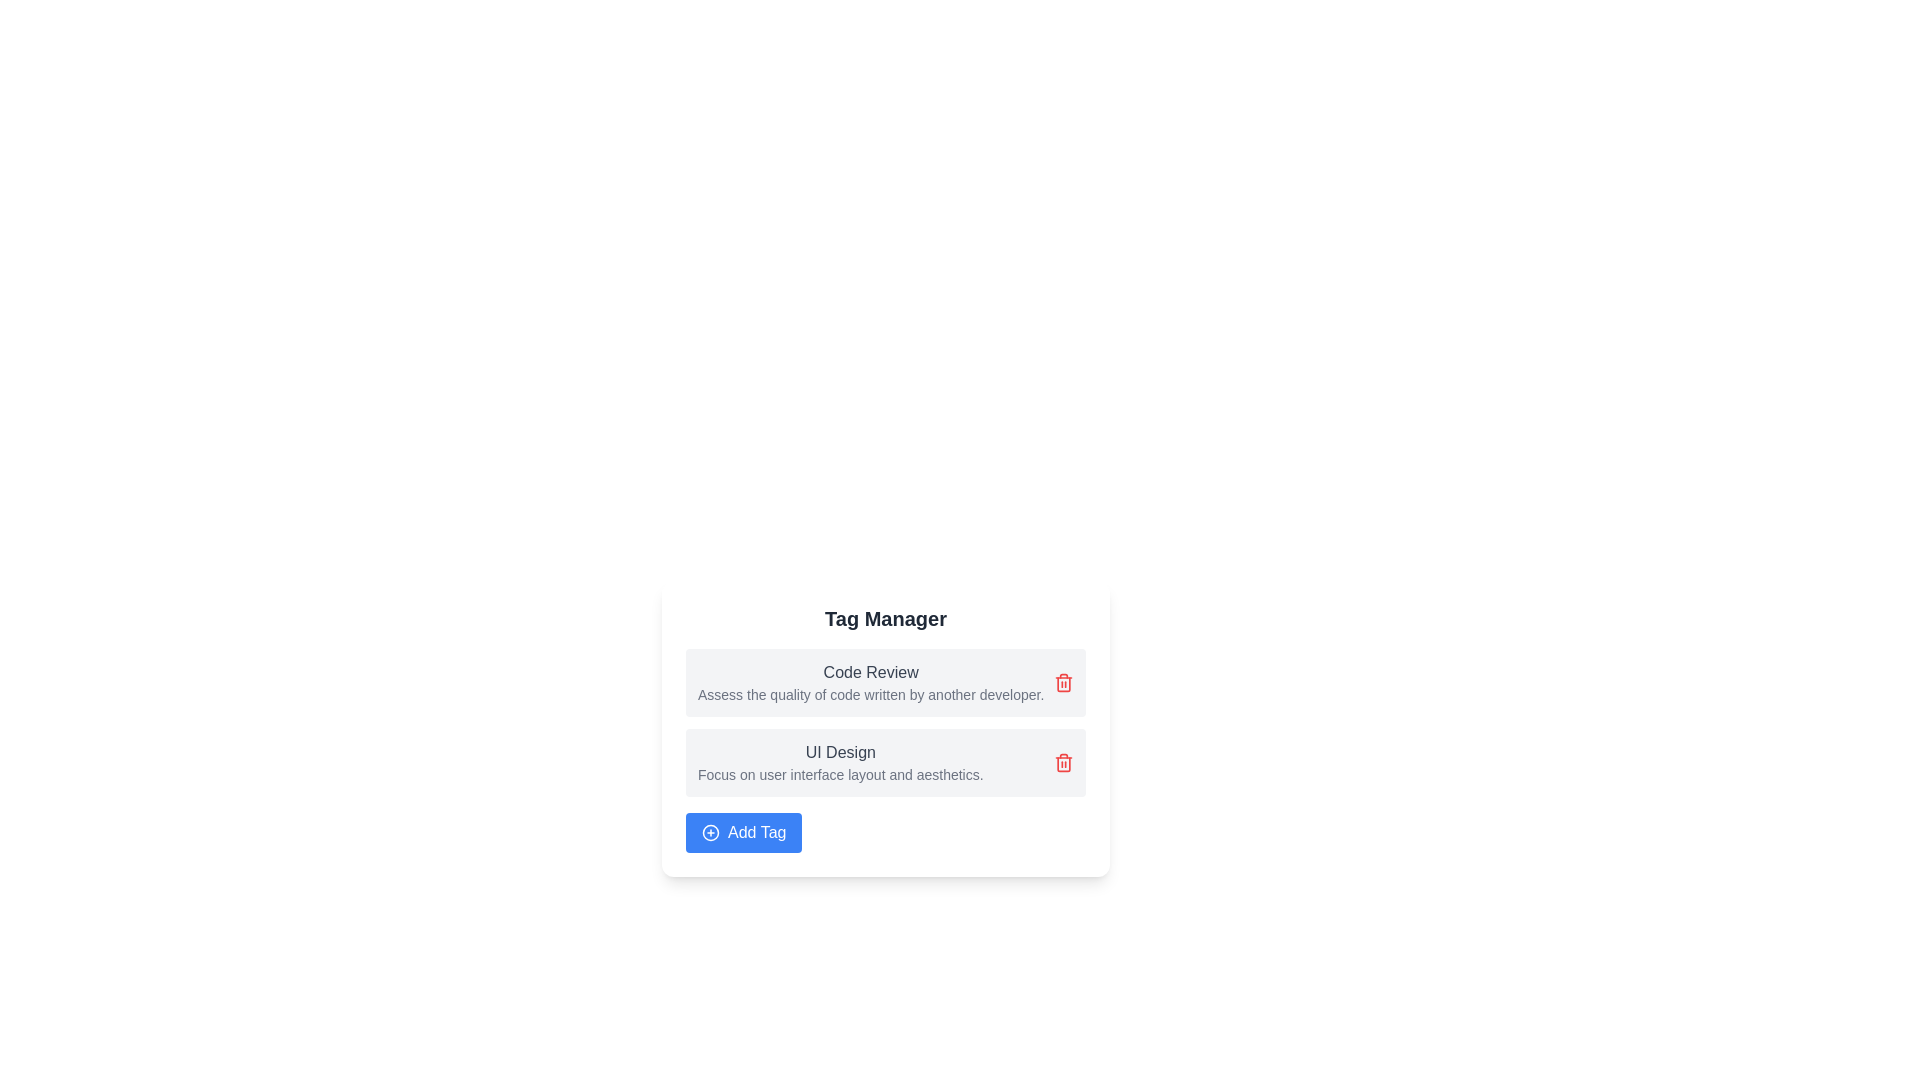  Describe the element at coordinates (1063, 763) in the screenshot. I see `trash bin icon, which signifies deletion functionality, located next to the 'UI Design' label in the Tag Manager interface` at that location.